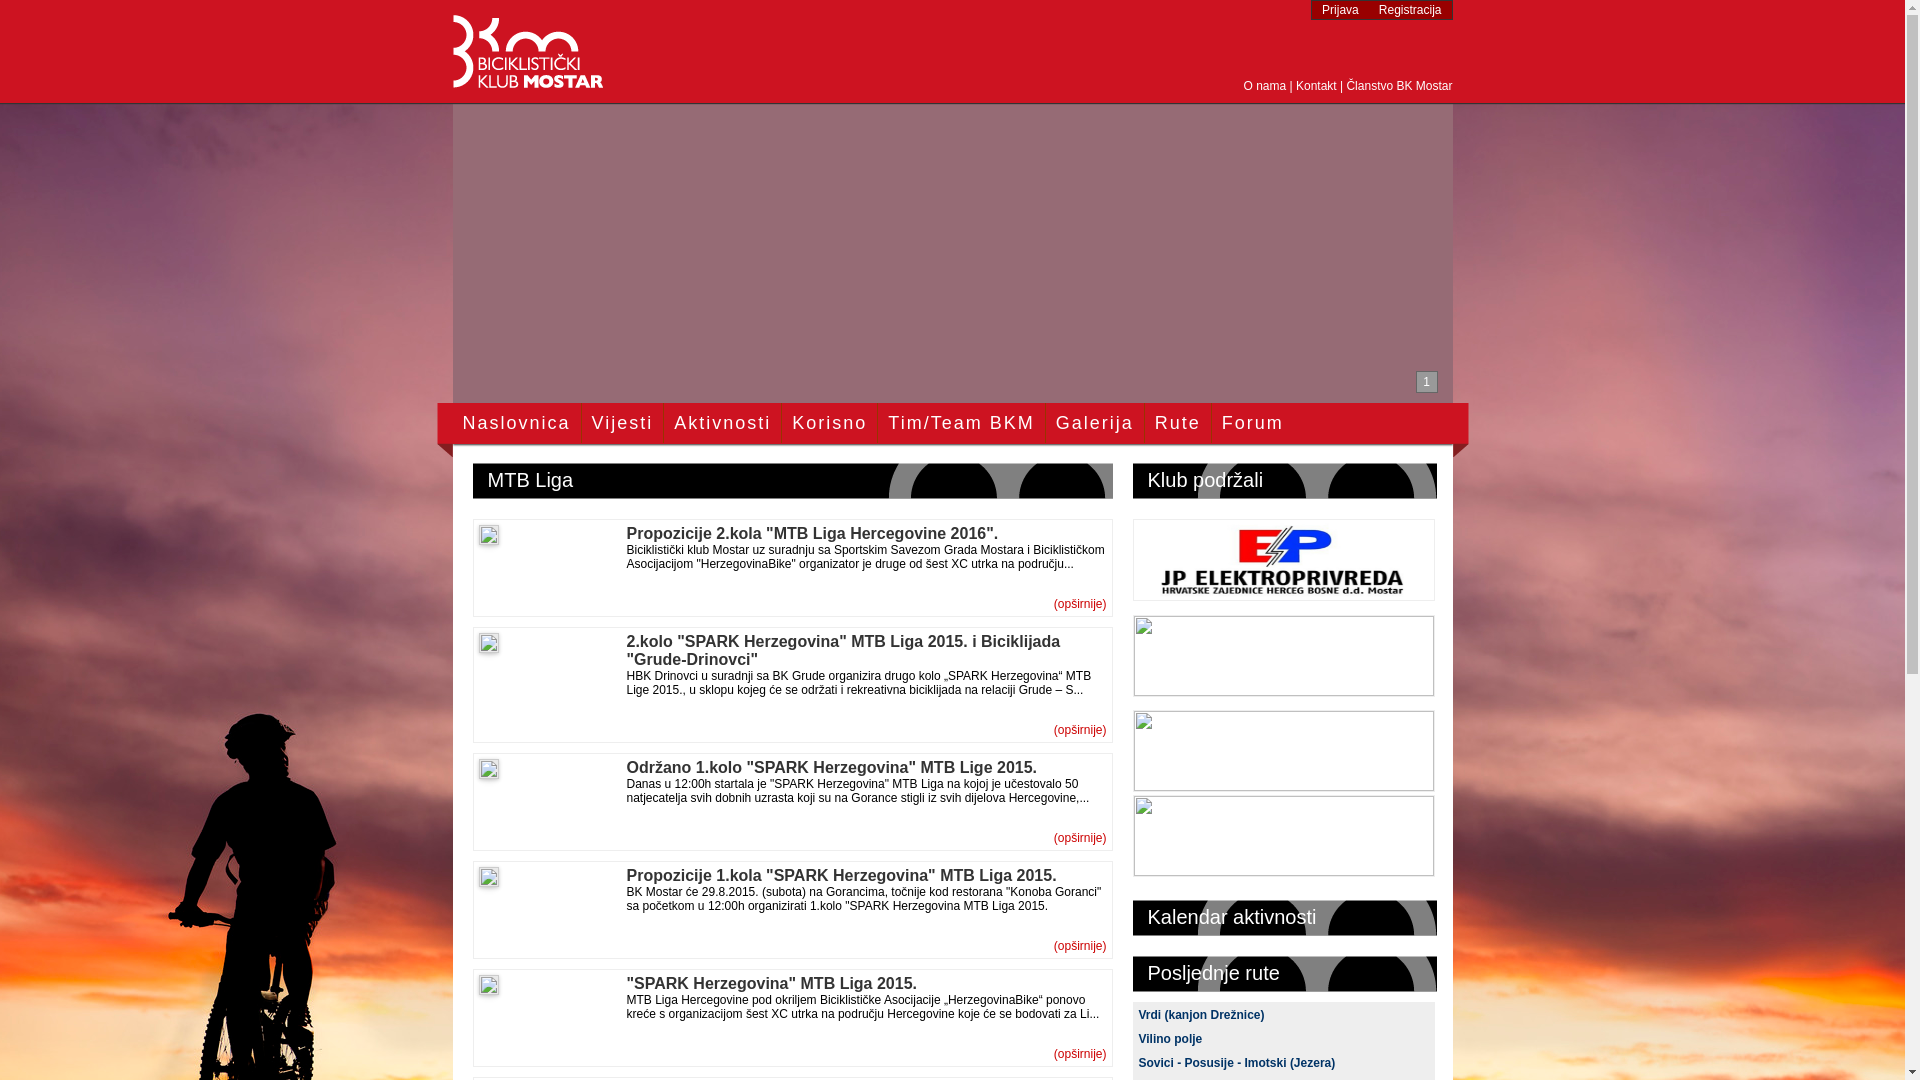 This screenshot has width=1920, height=1080. I want to click on 'Shift', so click(1132, 869).